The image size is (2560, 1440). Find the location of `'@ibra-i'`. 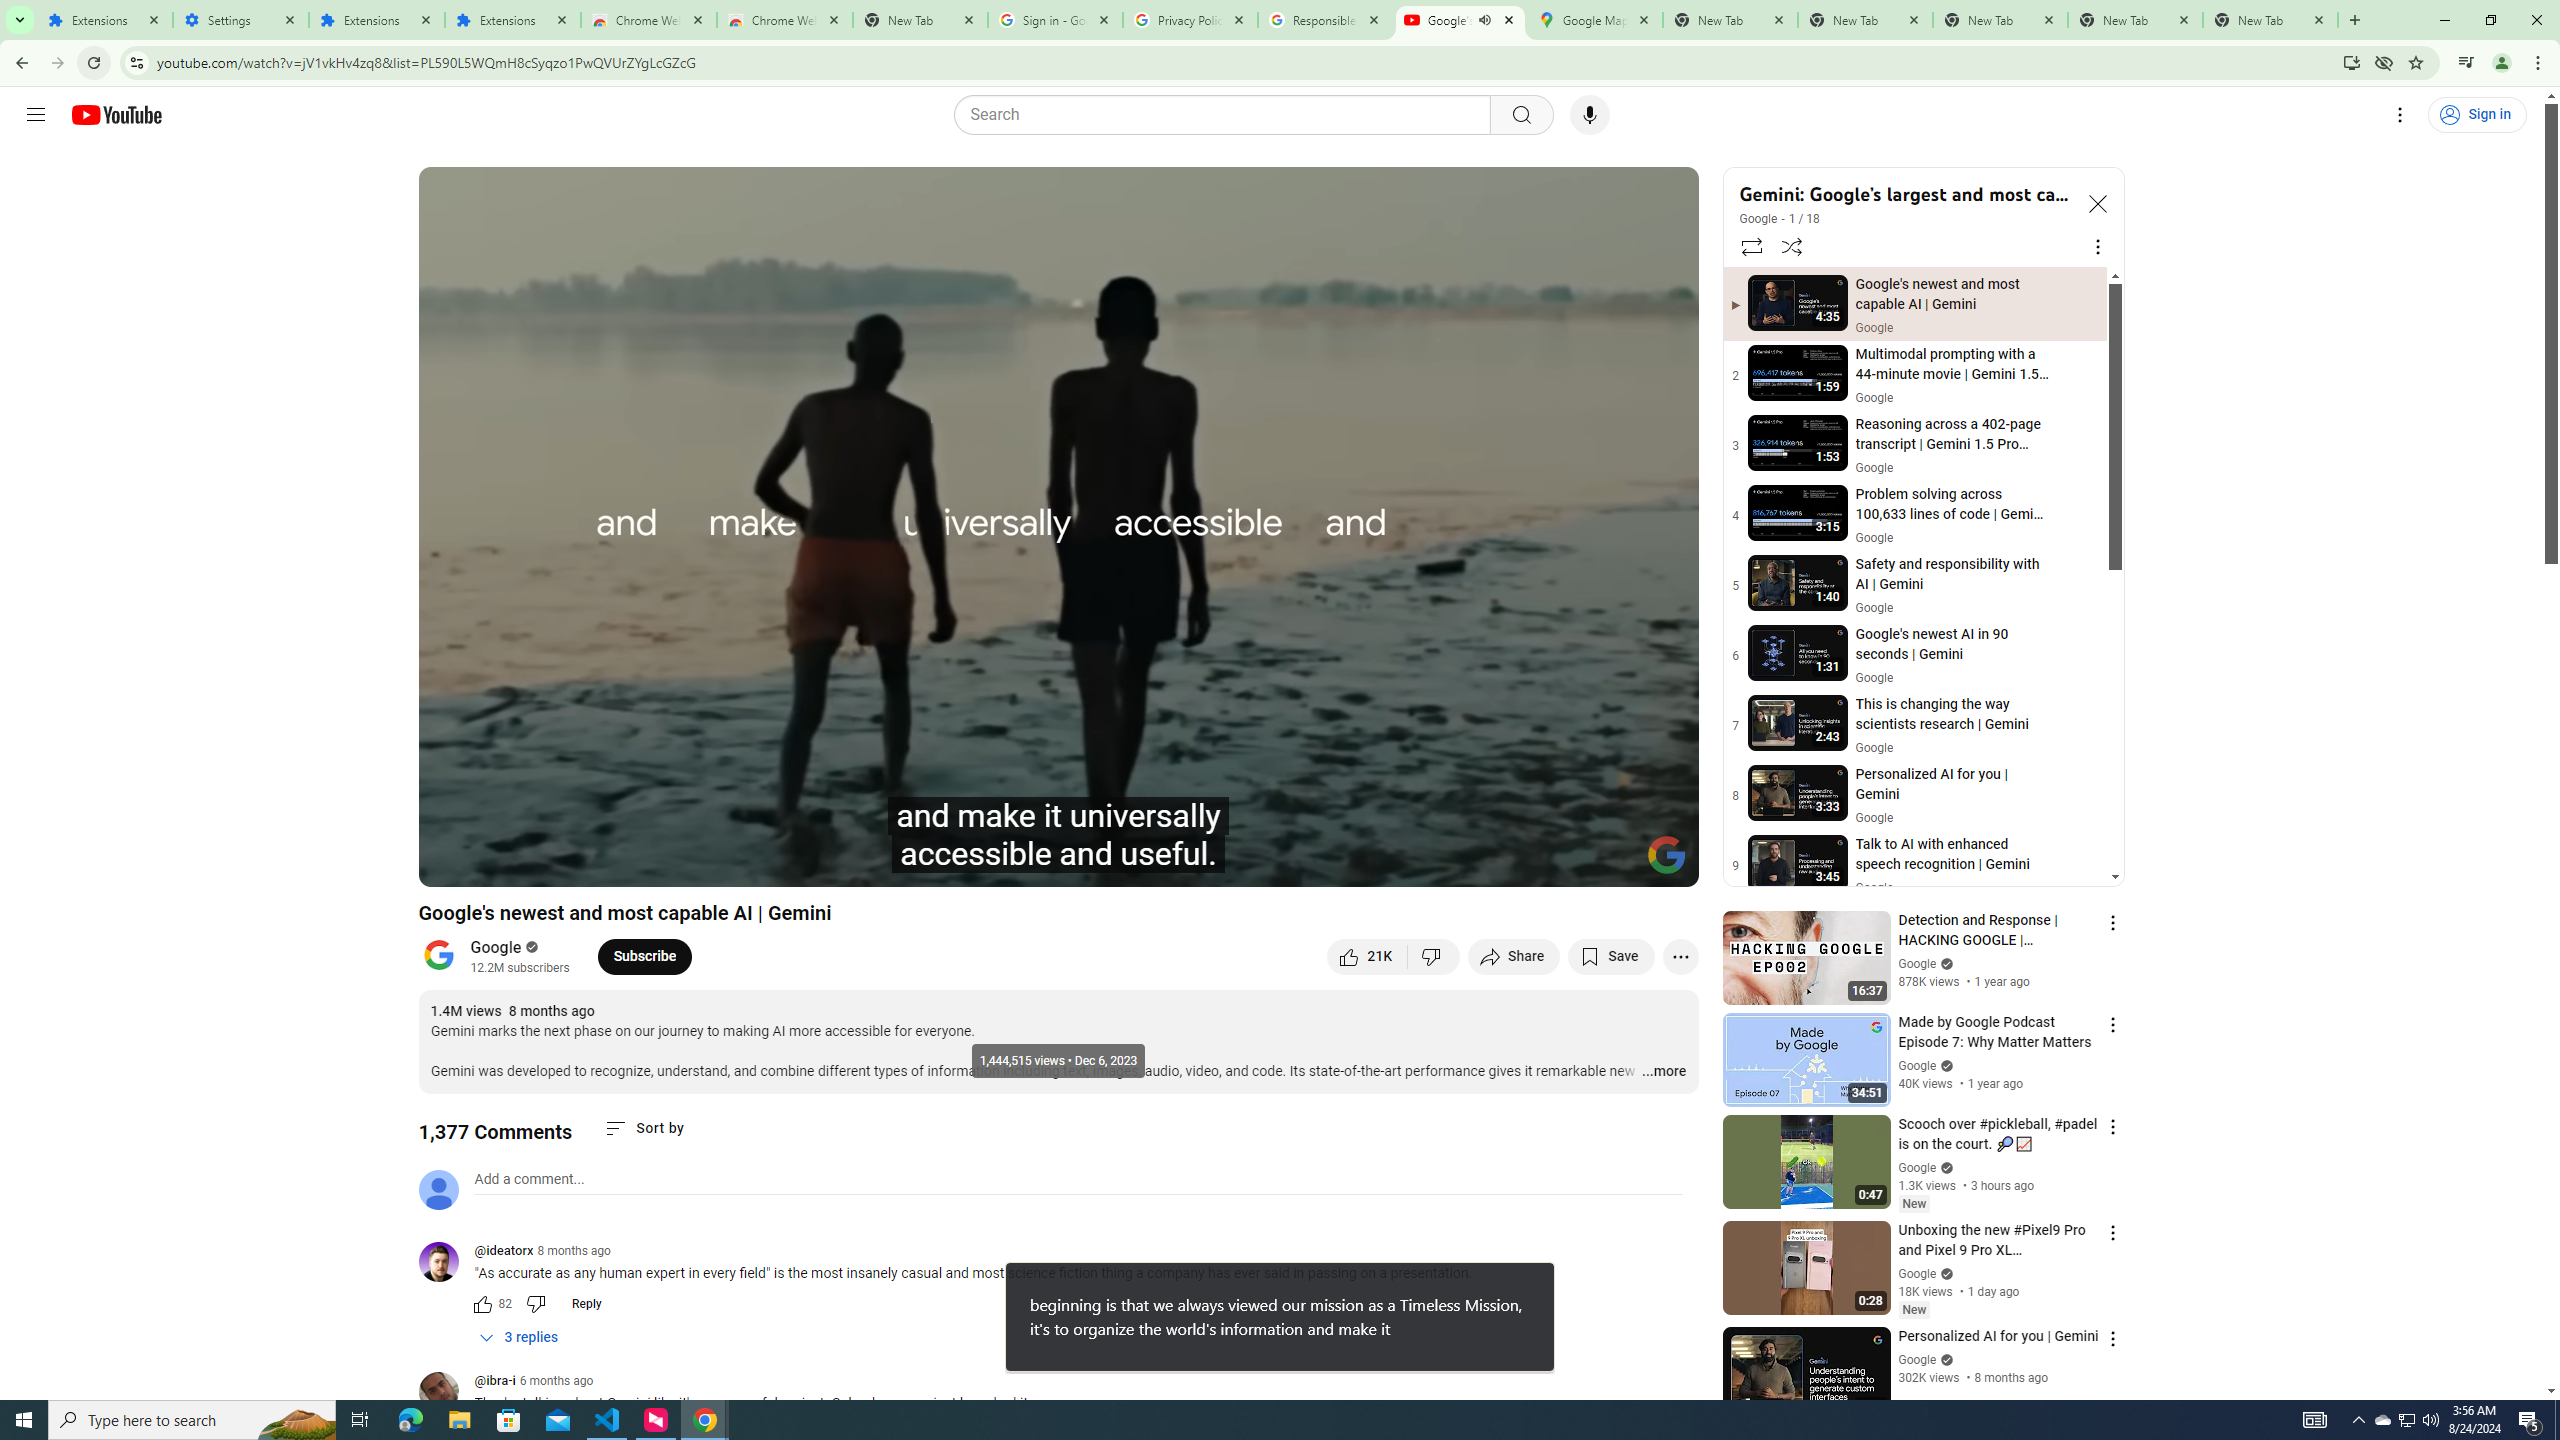

'@ibra-i' is located at coordinates (445, 1393).